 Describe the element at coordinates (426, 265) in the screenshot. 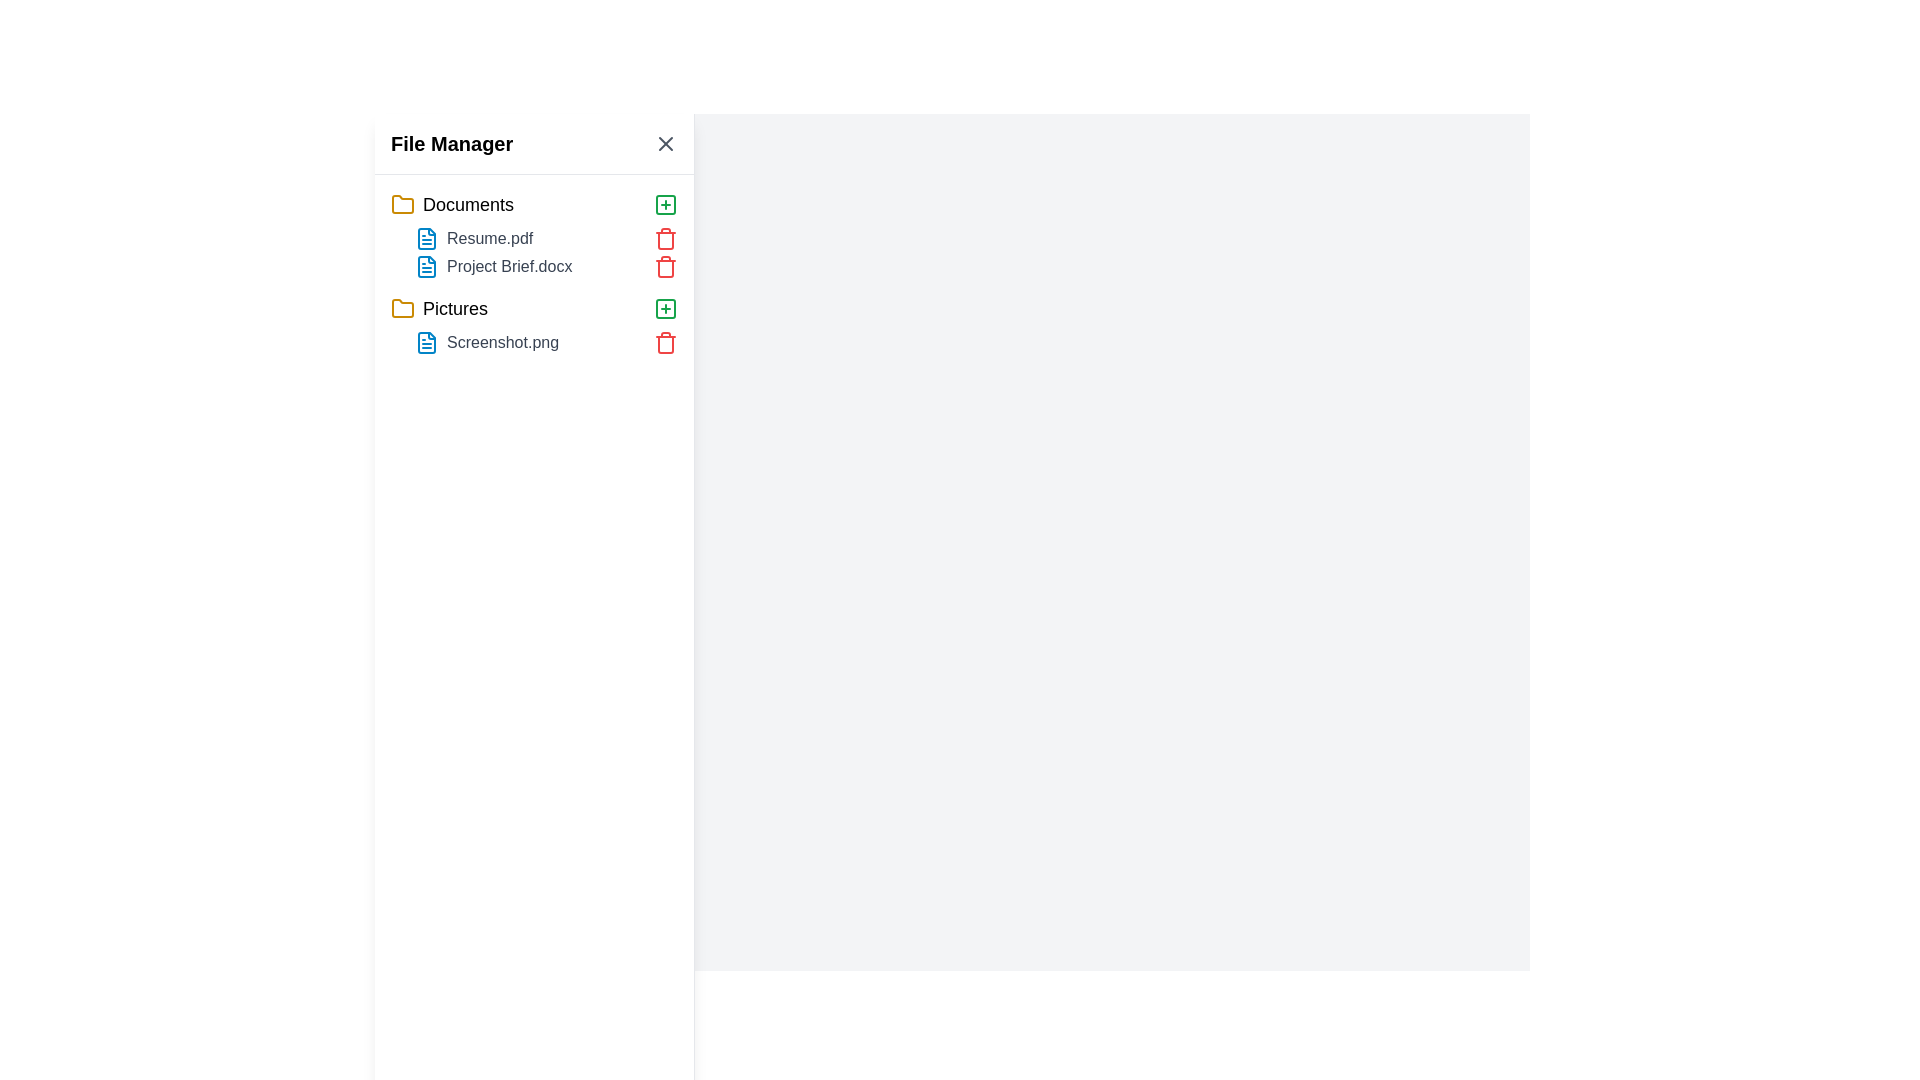

I see `the document icon representing the file 'Project Brief.docx'` at that location.